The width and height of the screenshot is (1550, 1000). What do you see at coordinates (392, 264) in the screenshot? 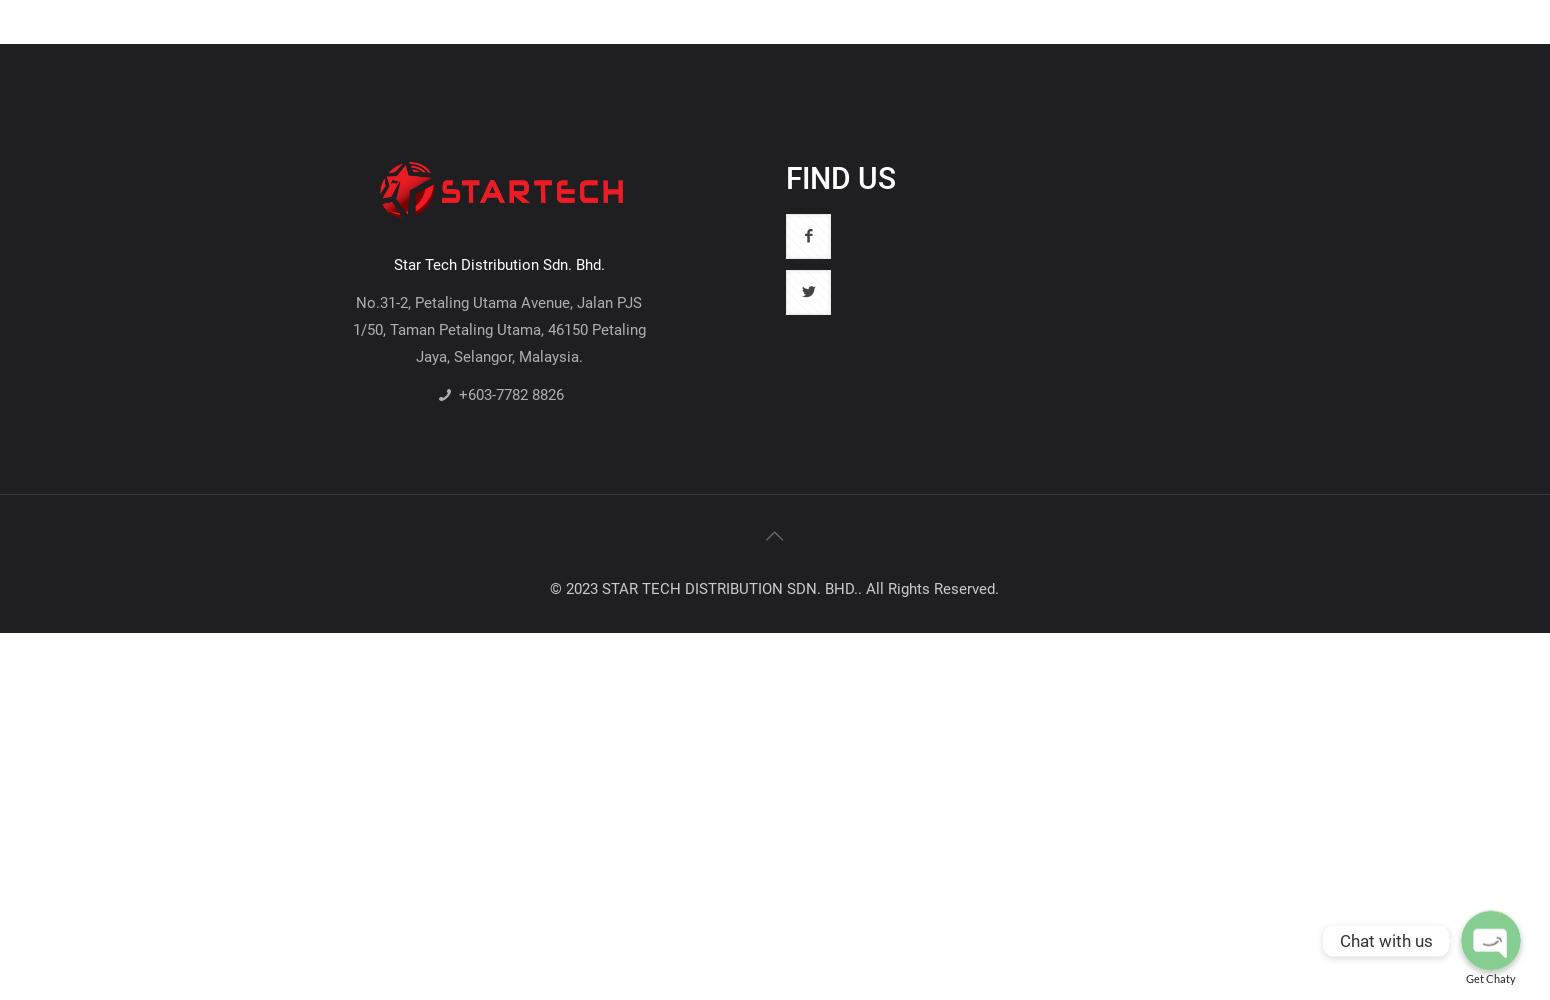
I see `'Star Tech Distribution Sdn. Bhd.'` at bounding box center [392, 264].